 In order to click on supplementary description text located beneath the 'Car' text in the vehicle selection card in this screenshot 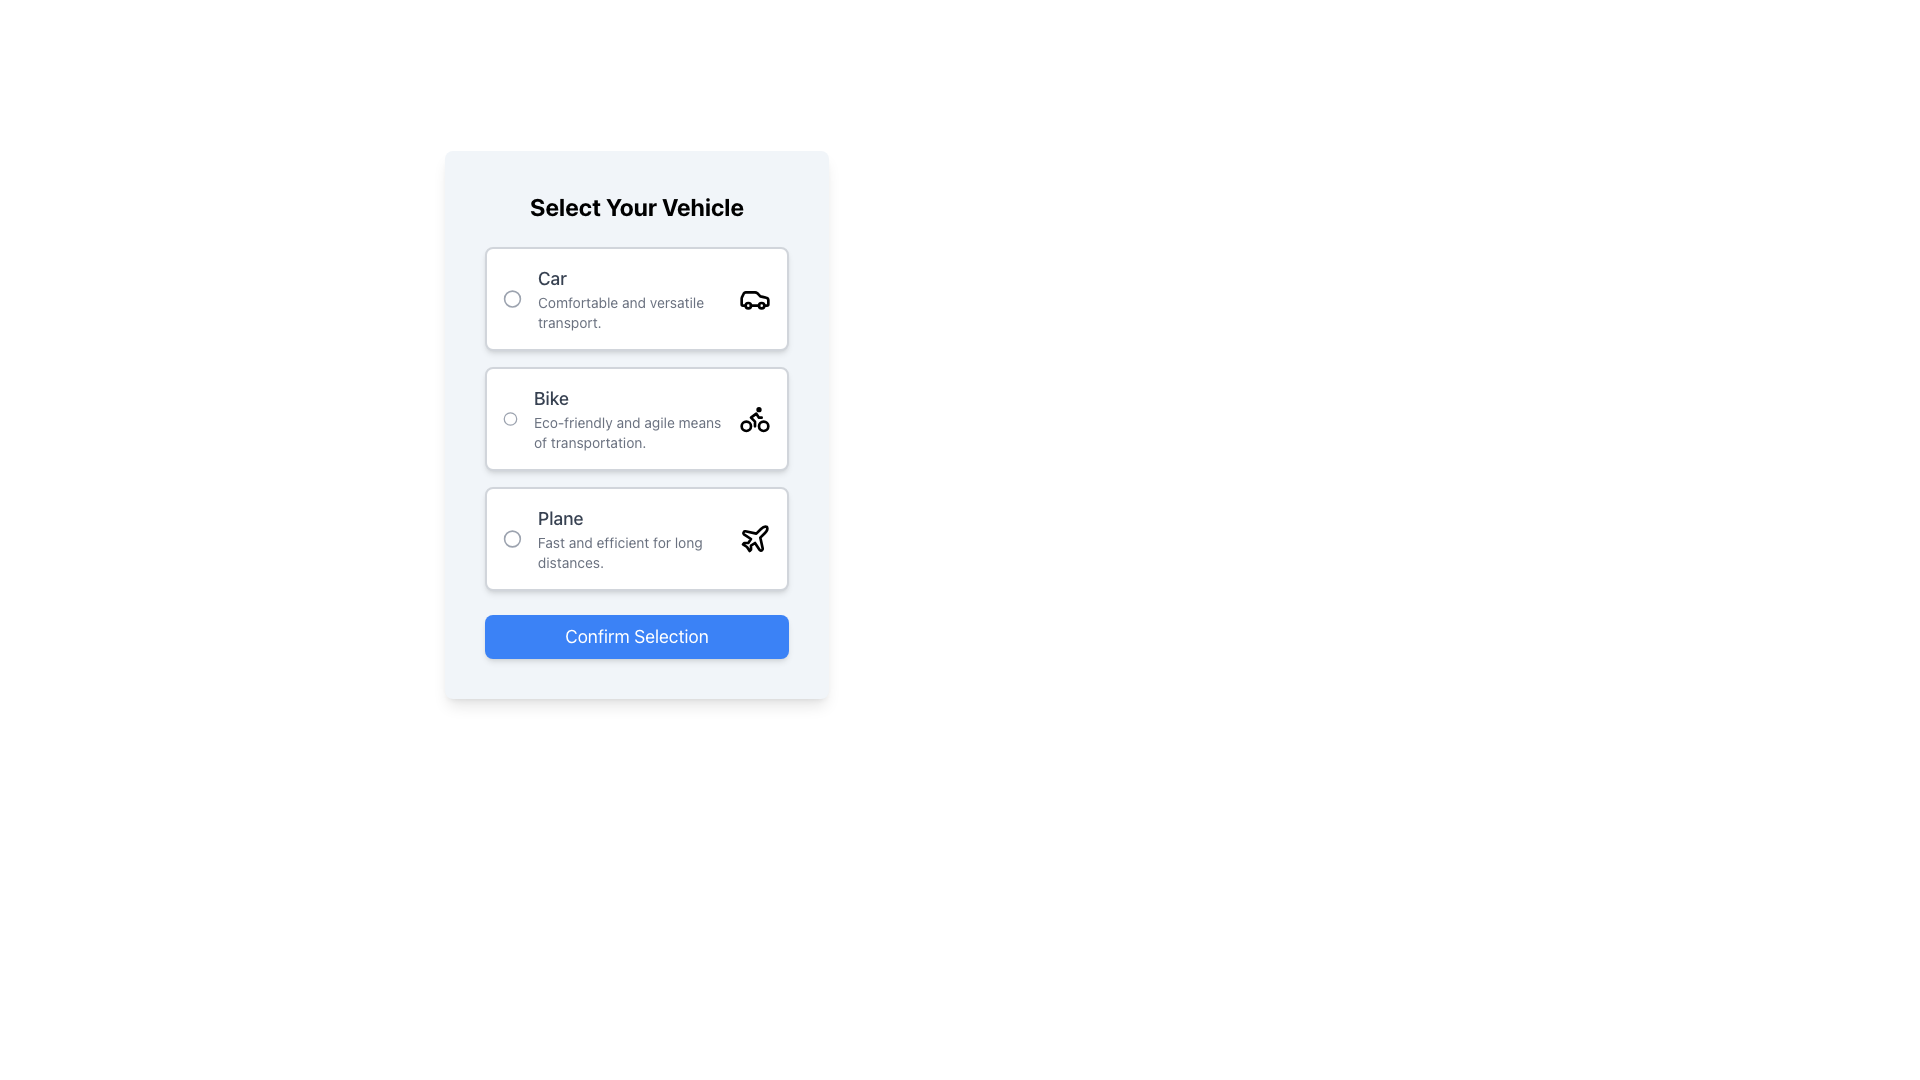, I will do `click(629, 312)`.